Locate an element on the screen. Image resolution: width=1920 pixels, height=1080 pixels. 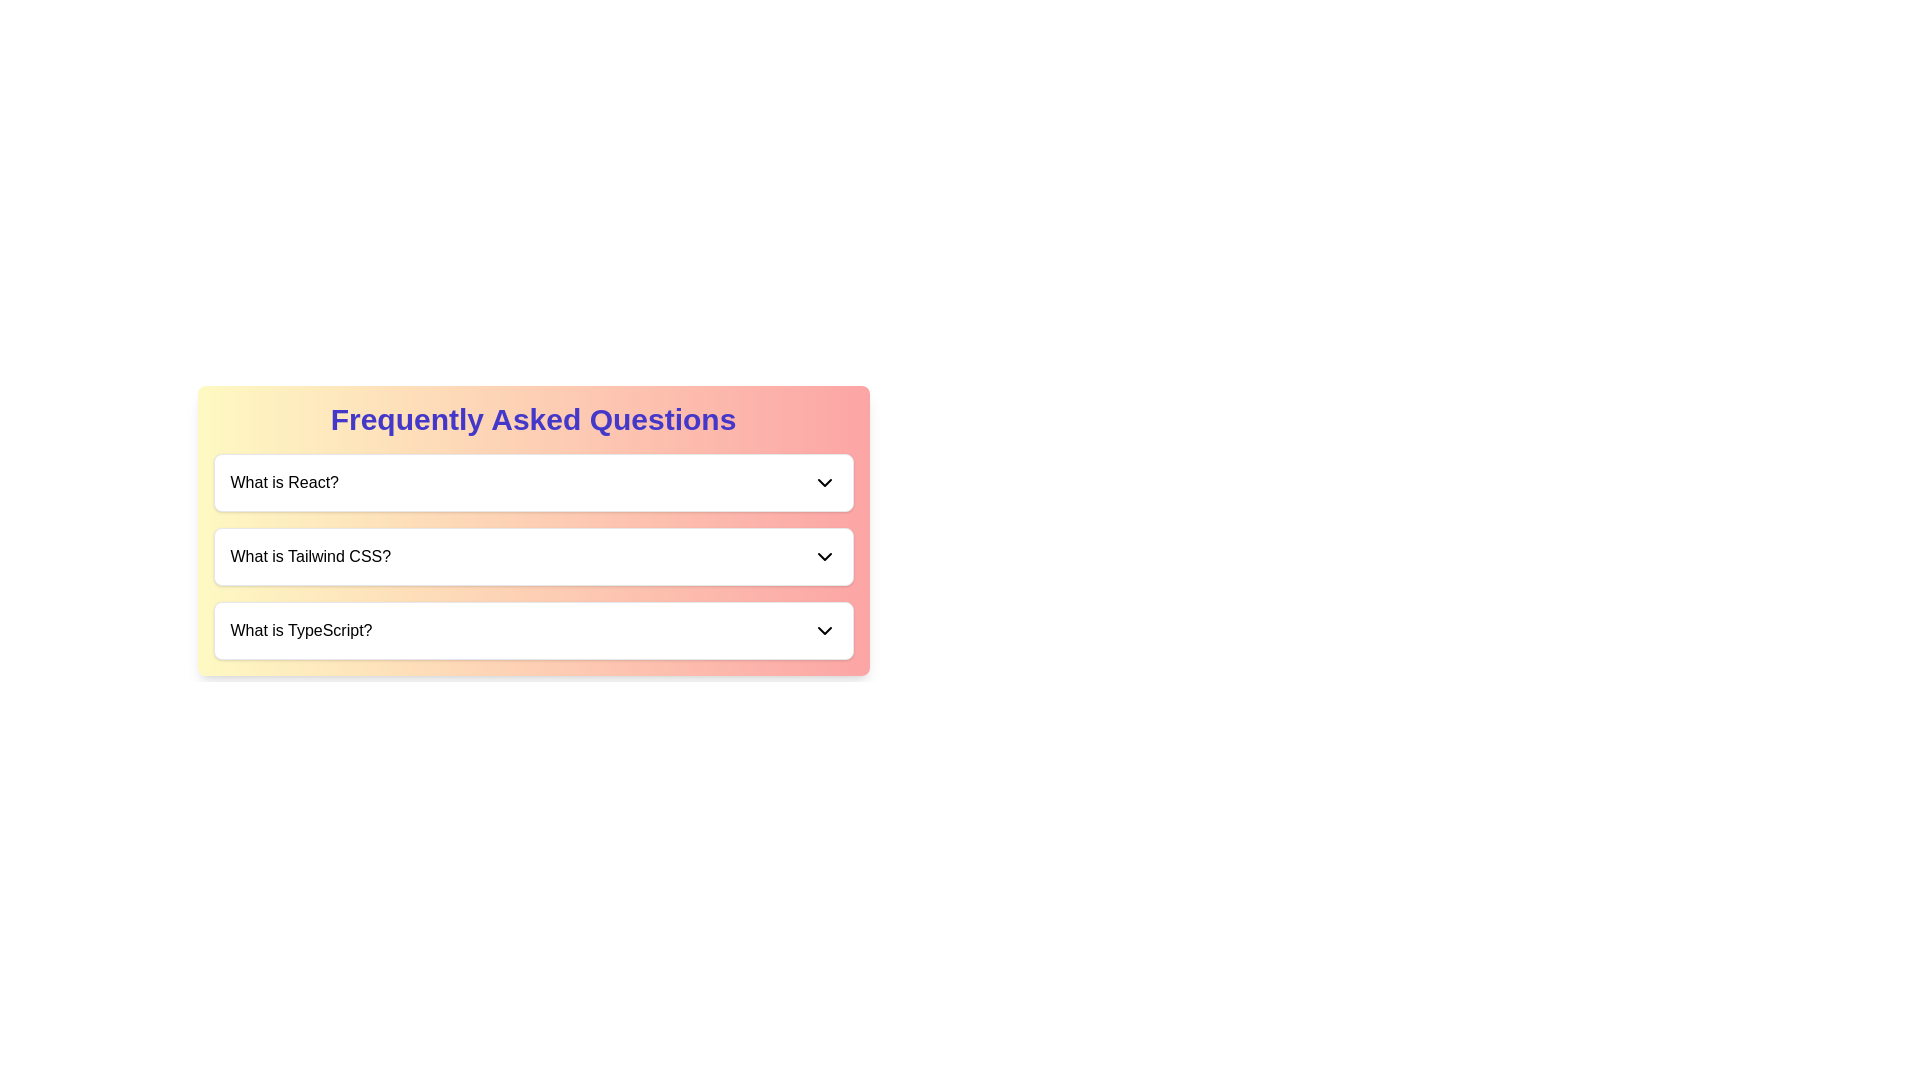
the left-aligned text label for the first question in the FAQ section, which is located to the left of the dropdown indicator icon is located at coordinates (283, 482).